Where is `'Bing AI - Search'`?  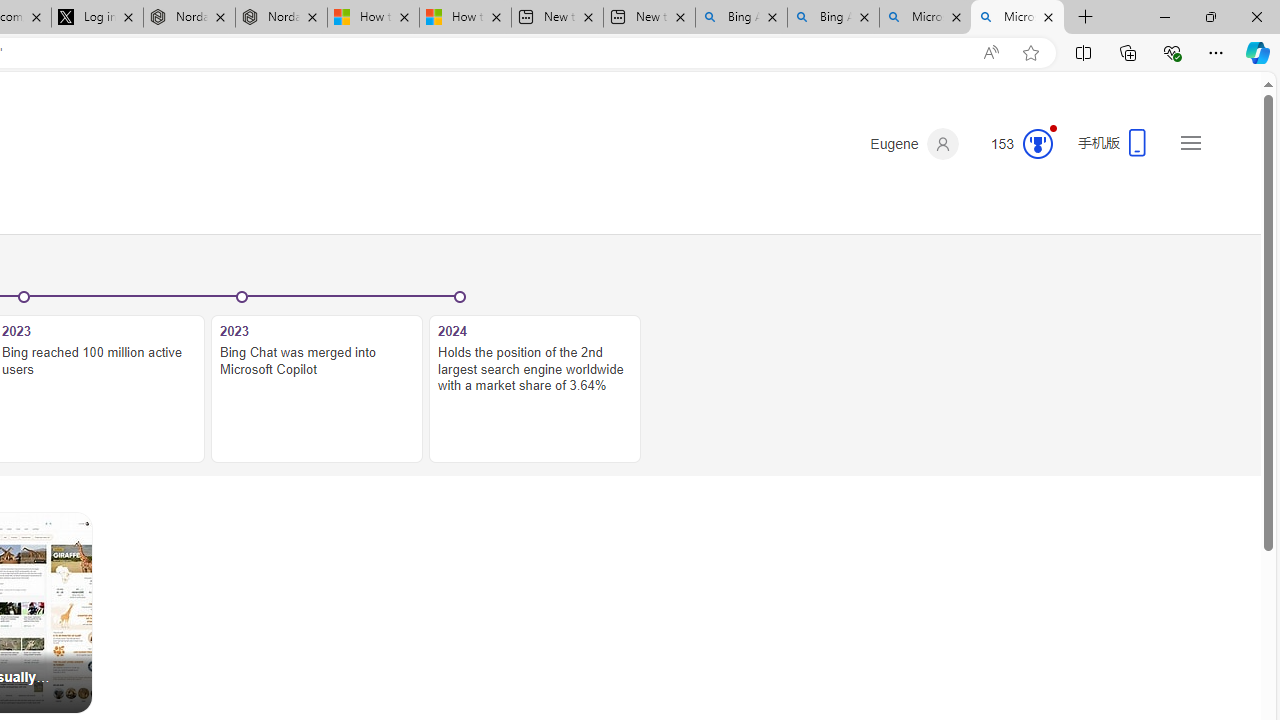 'Bing AI - Search' is located at coordinates (833, 17).